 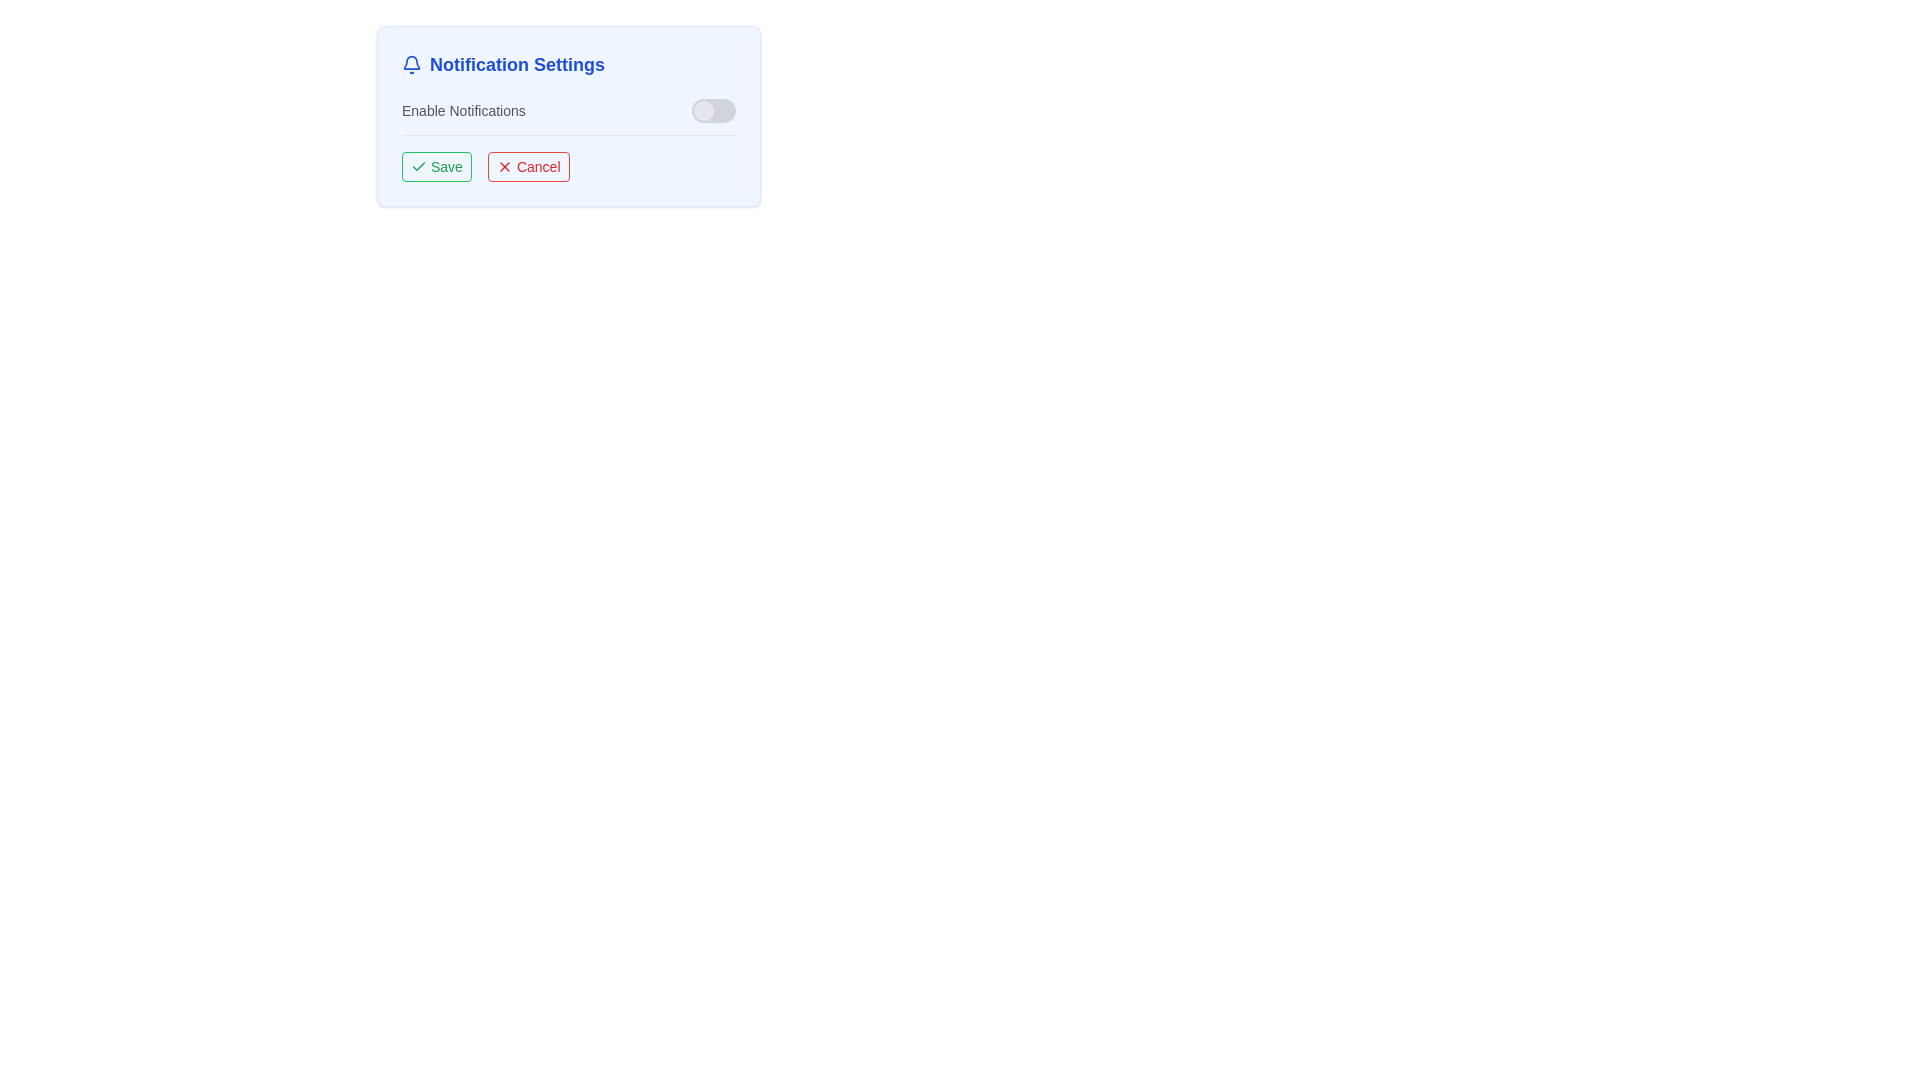 I want to click on the toggle switch labeled 'Enable Notifications' to change its state in the Notification Settings section, so click(x=568, y=111).